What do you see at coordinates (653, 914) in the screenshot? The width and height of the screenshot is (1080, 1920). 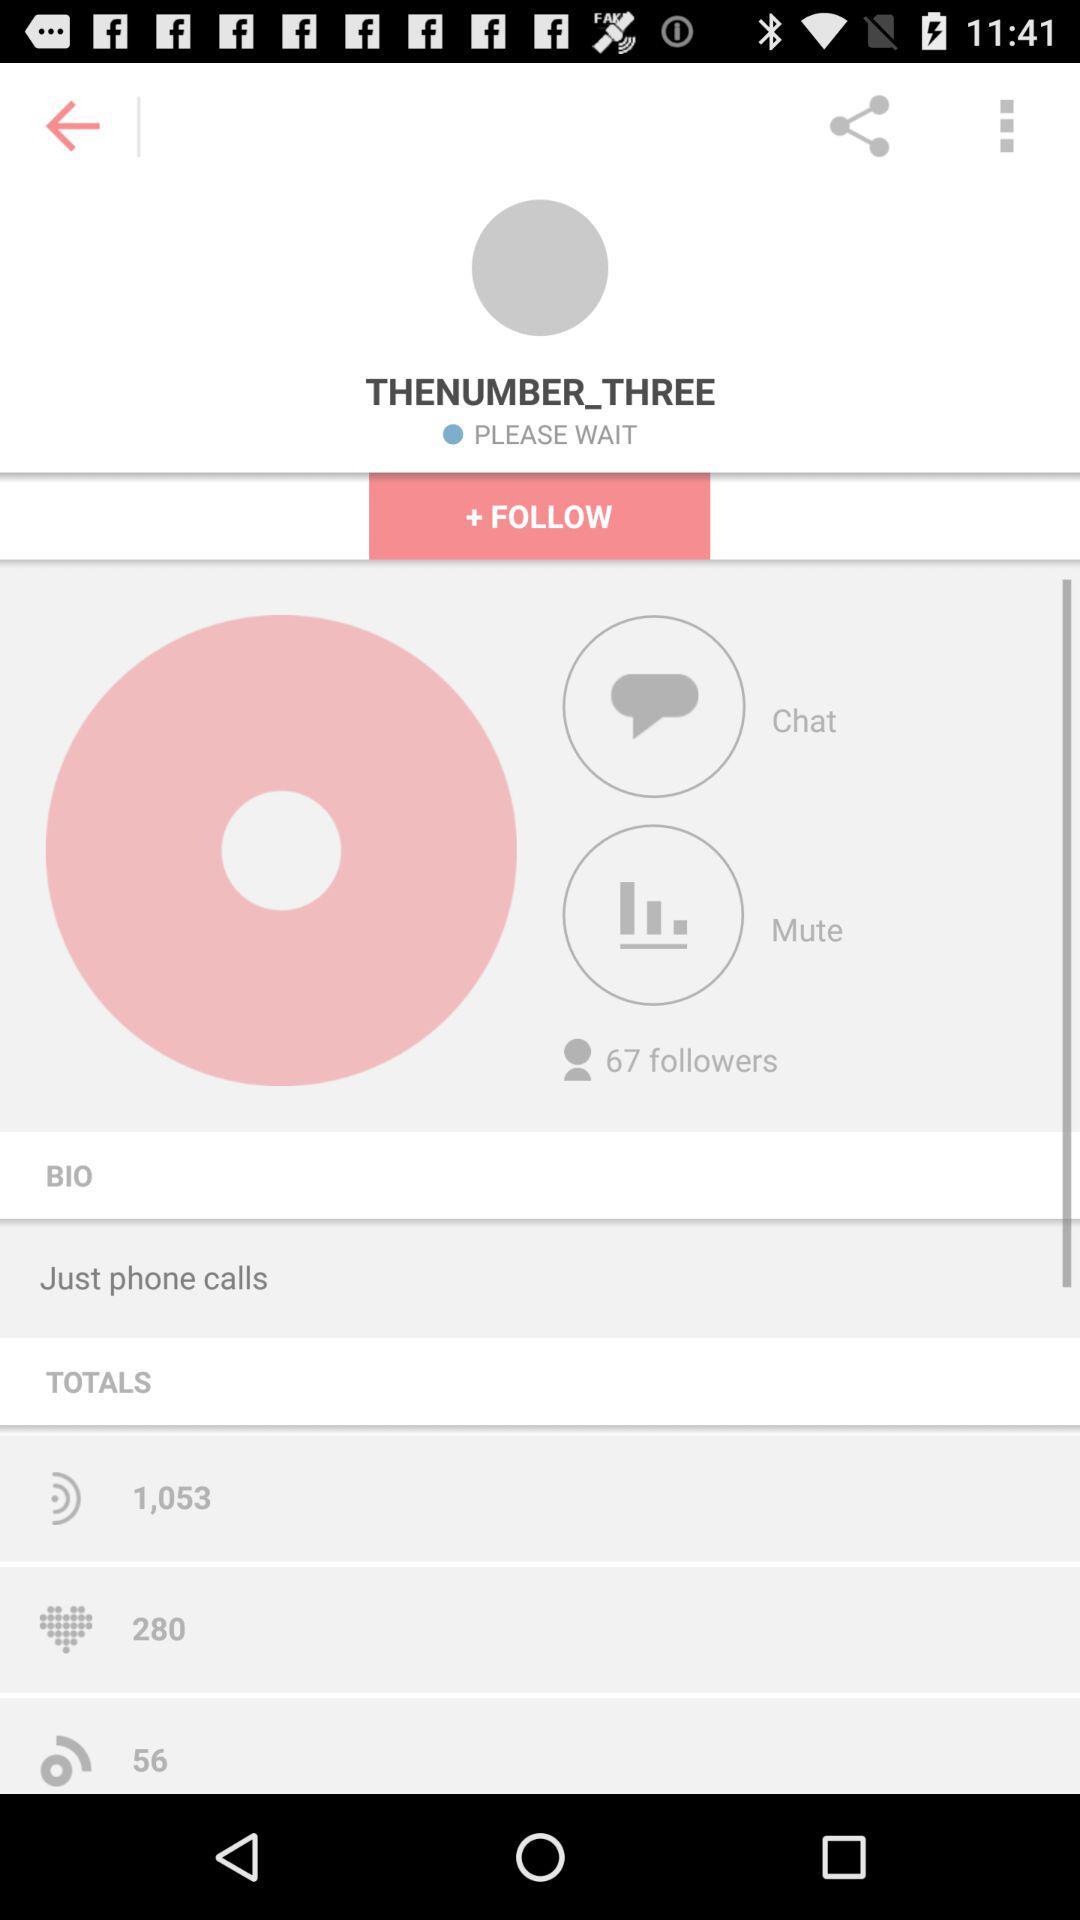 I see `volume control` at bounding box center [653, 914].